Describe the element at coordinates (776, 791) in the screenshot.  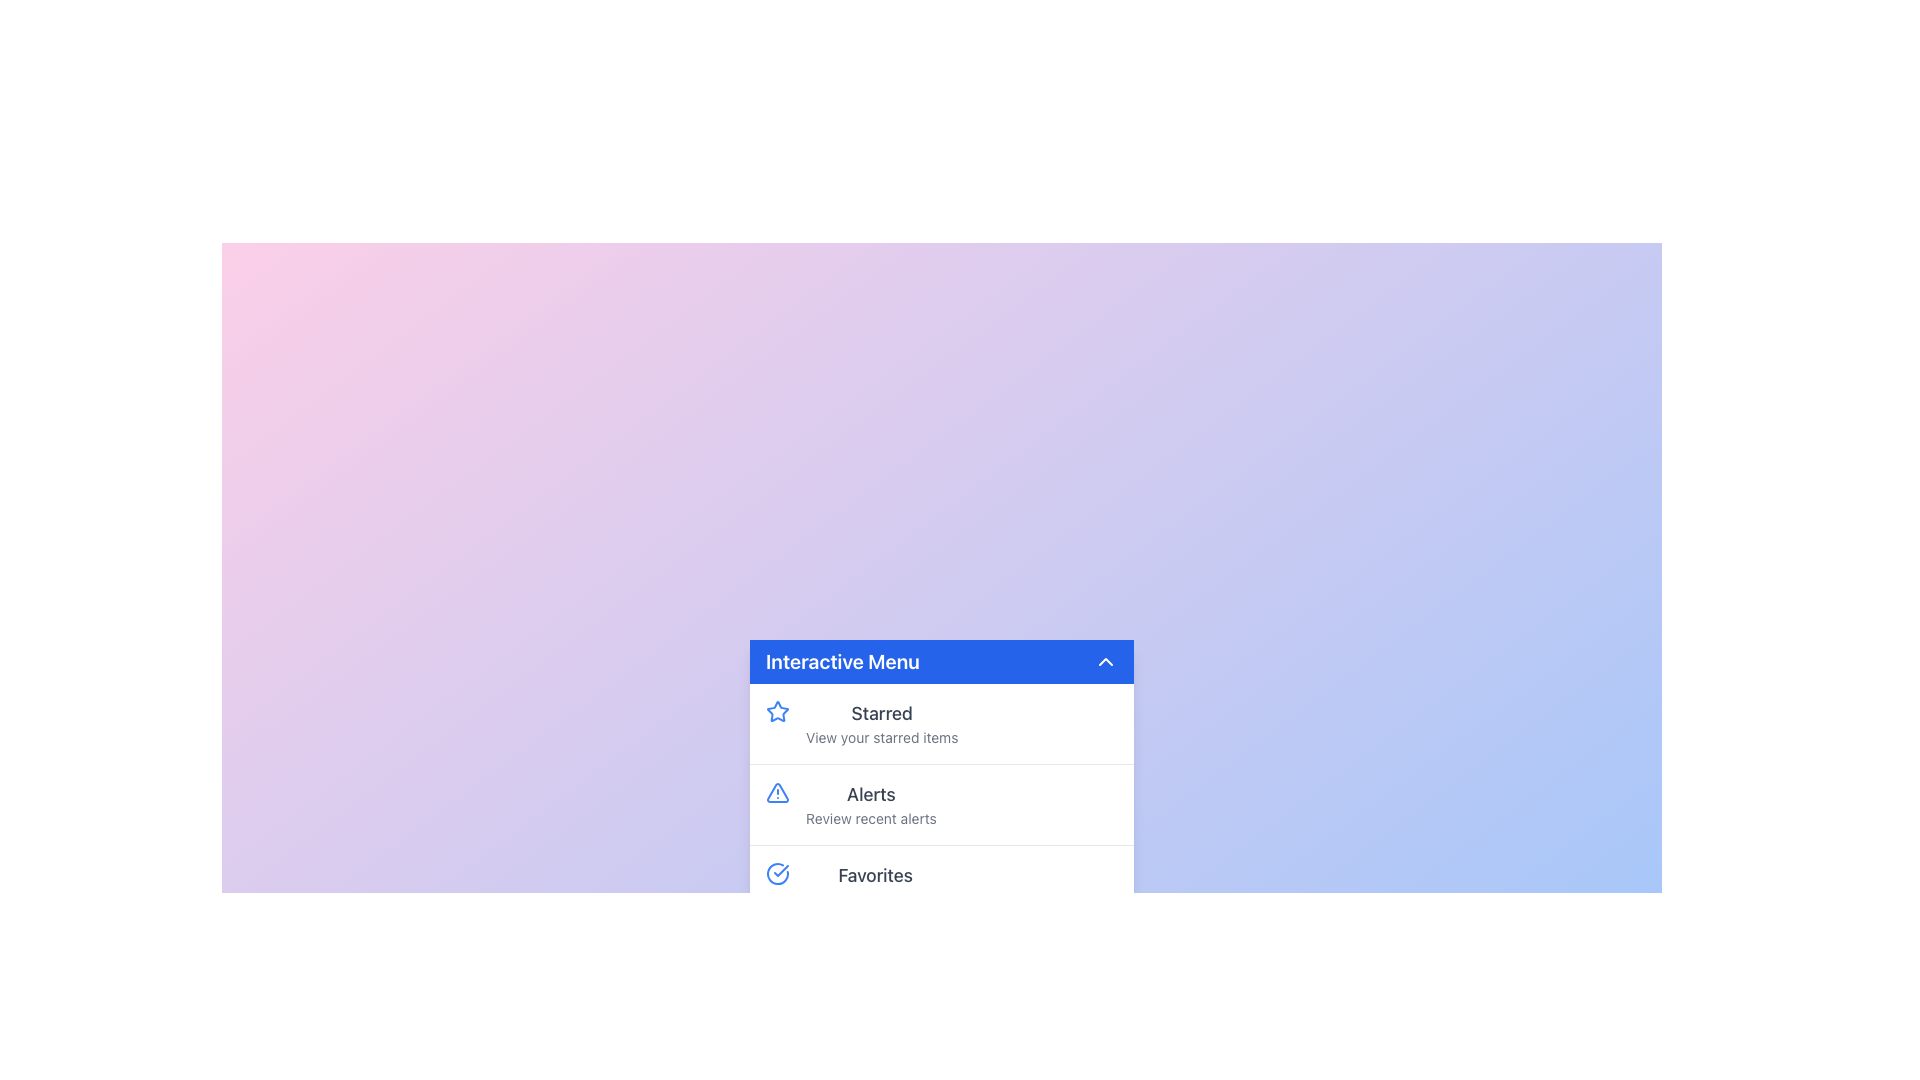
I see `the solid-filled triangle symbol within the blue alert icon in the interactive menu list, which is the second item in the list` at that location.